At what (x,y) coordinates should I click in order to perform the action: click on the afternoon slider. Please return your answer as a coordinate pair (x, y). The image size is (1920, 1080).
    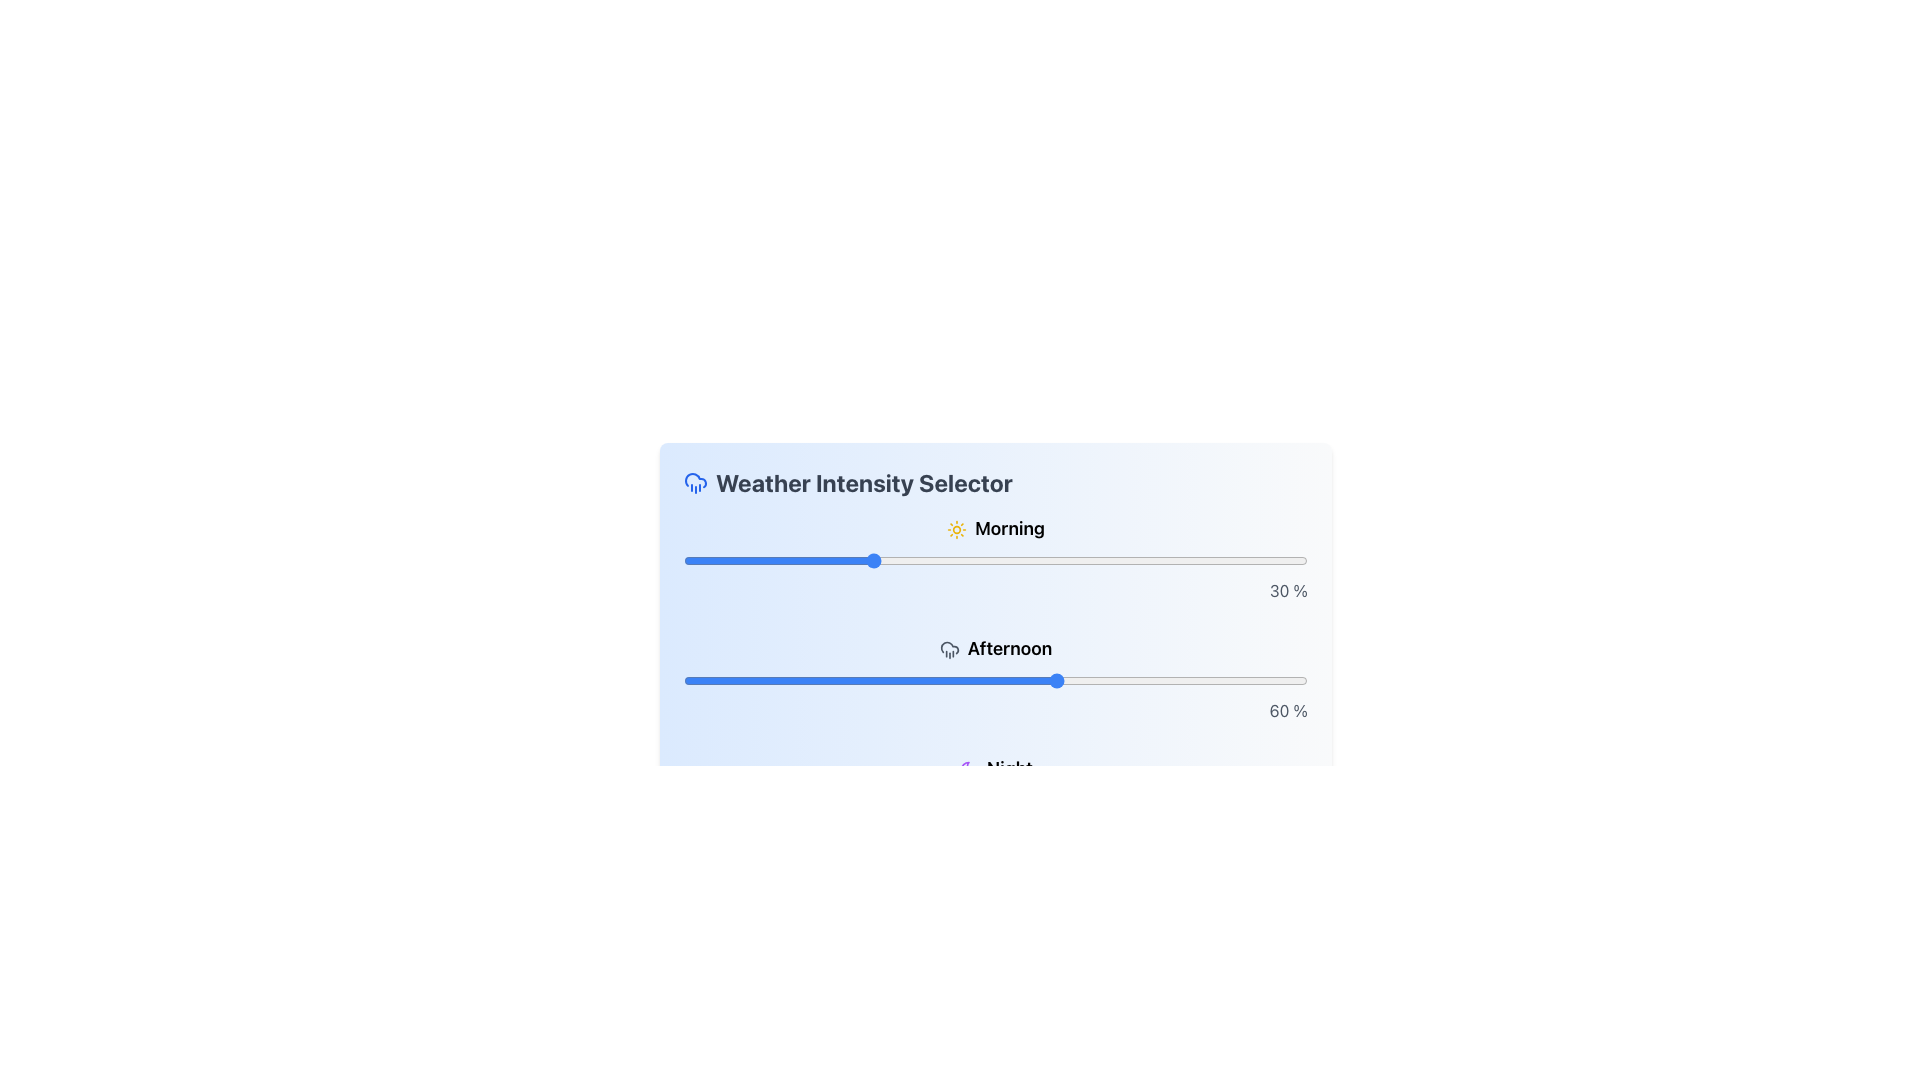
    Looking at the image, I should click on (1238, 680).